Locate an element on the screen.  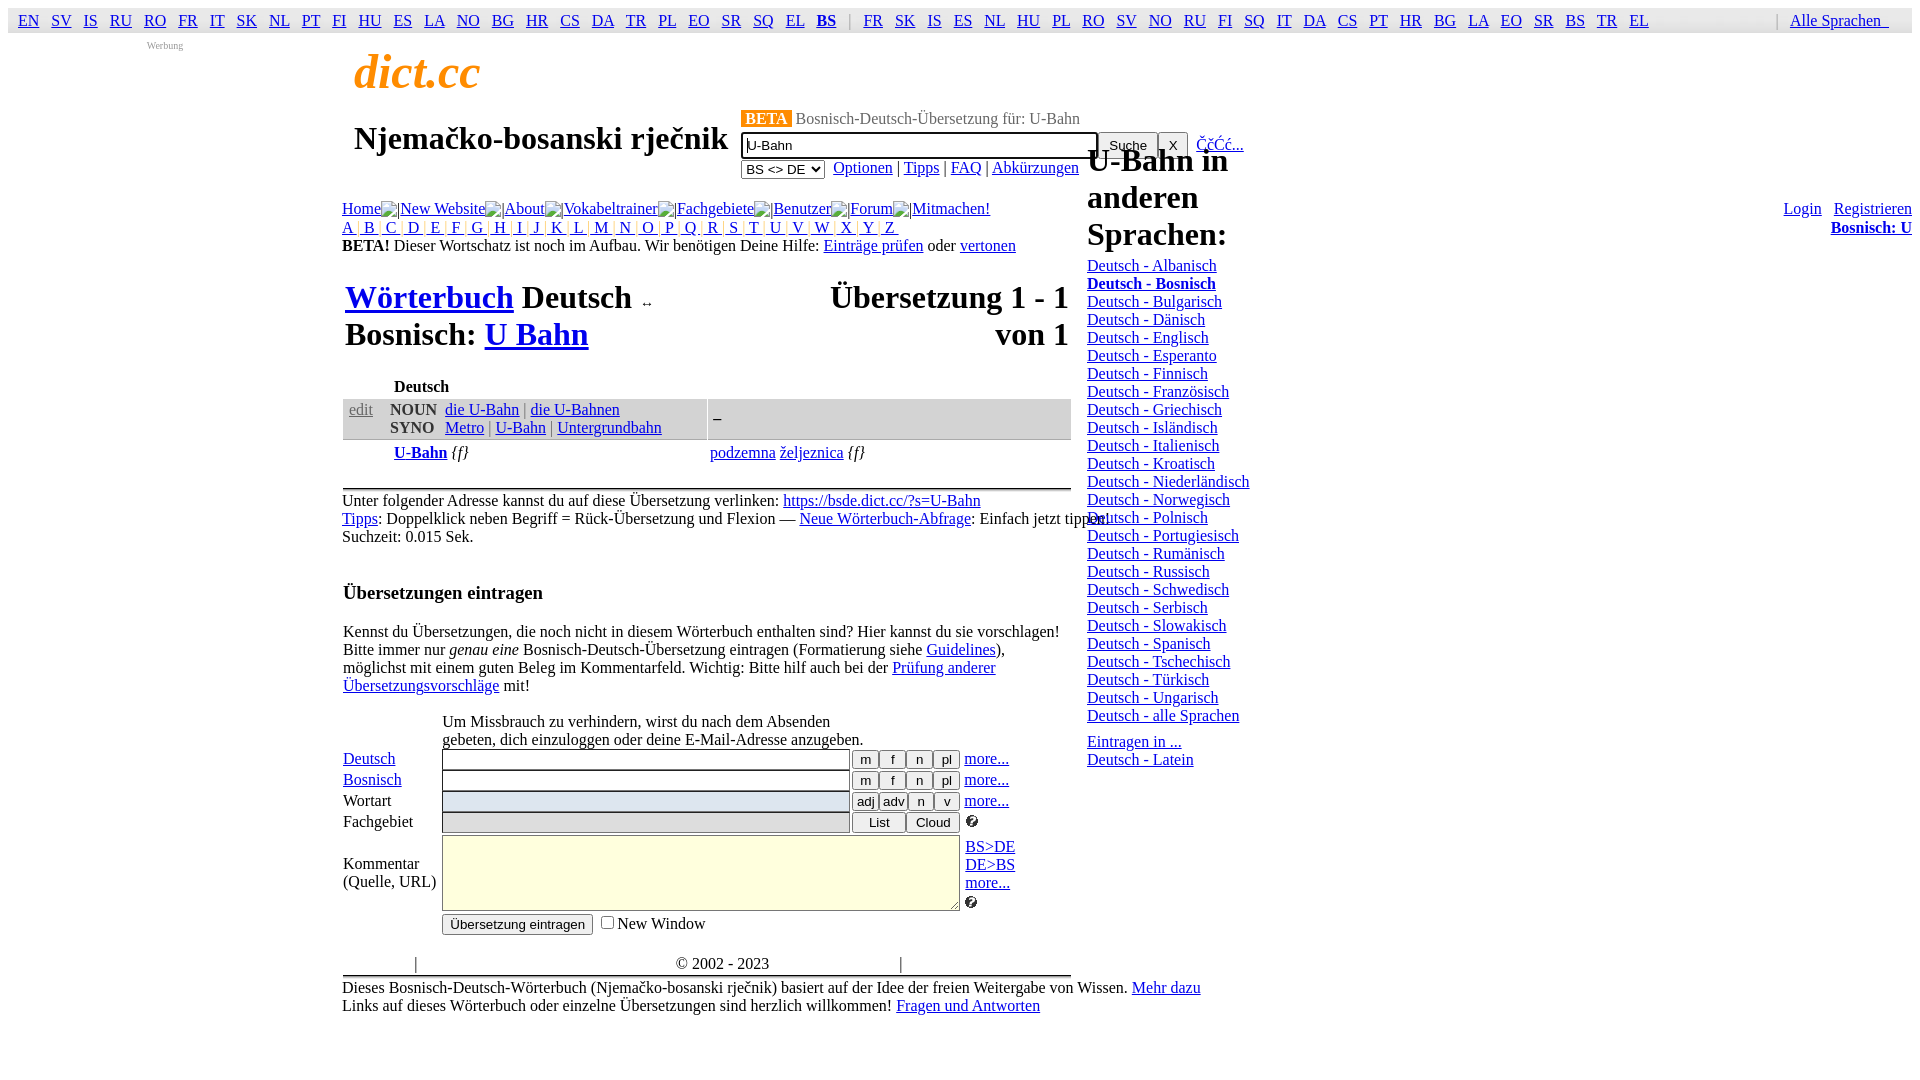
'F' is located at coordinates (445, 226).